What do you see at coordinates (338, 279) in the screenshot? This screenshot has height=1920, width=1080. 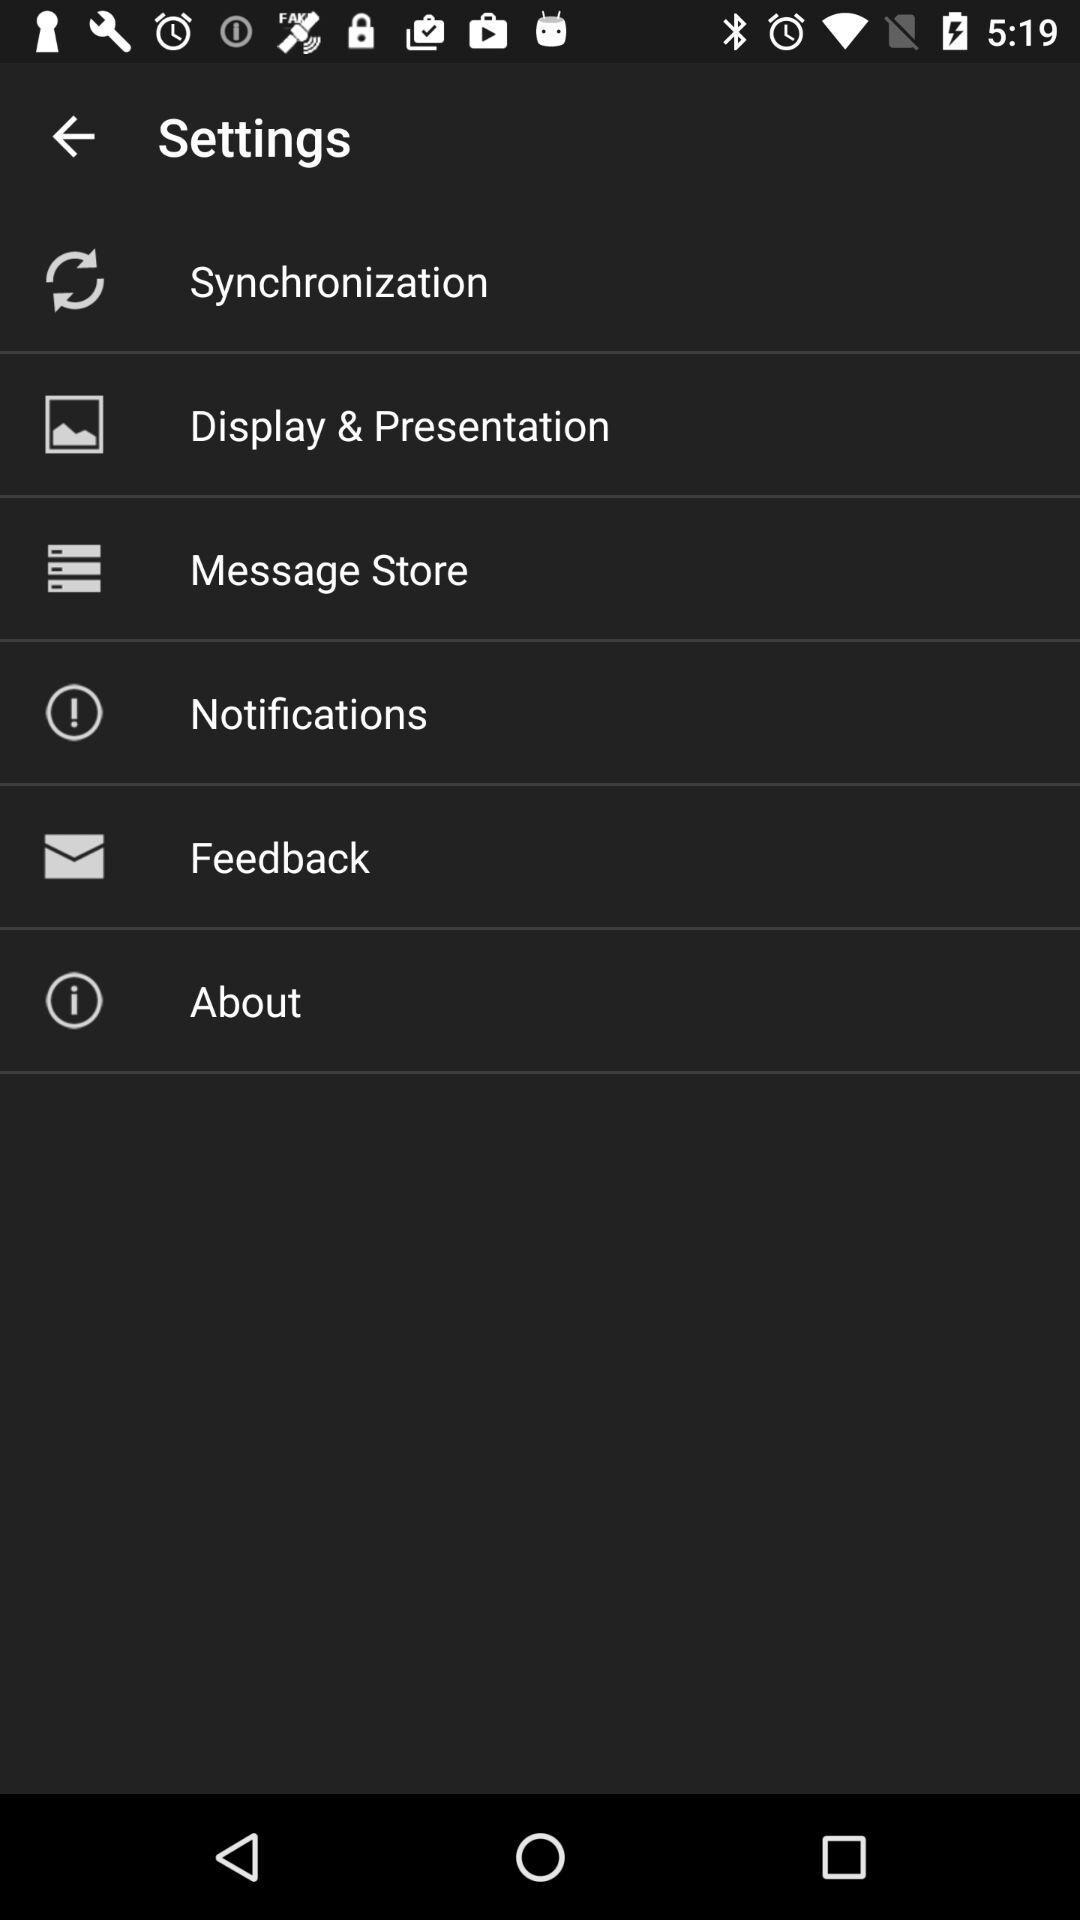 I see `the icon above the display & presentation` at bounding box center [338, 279].